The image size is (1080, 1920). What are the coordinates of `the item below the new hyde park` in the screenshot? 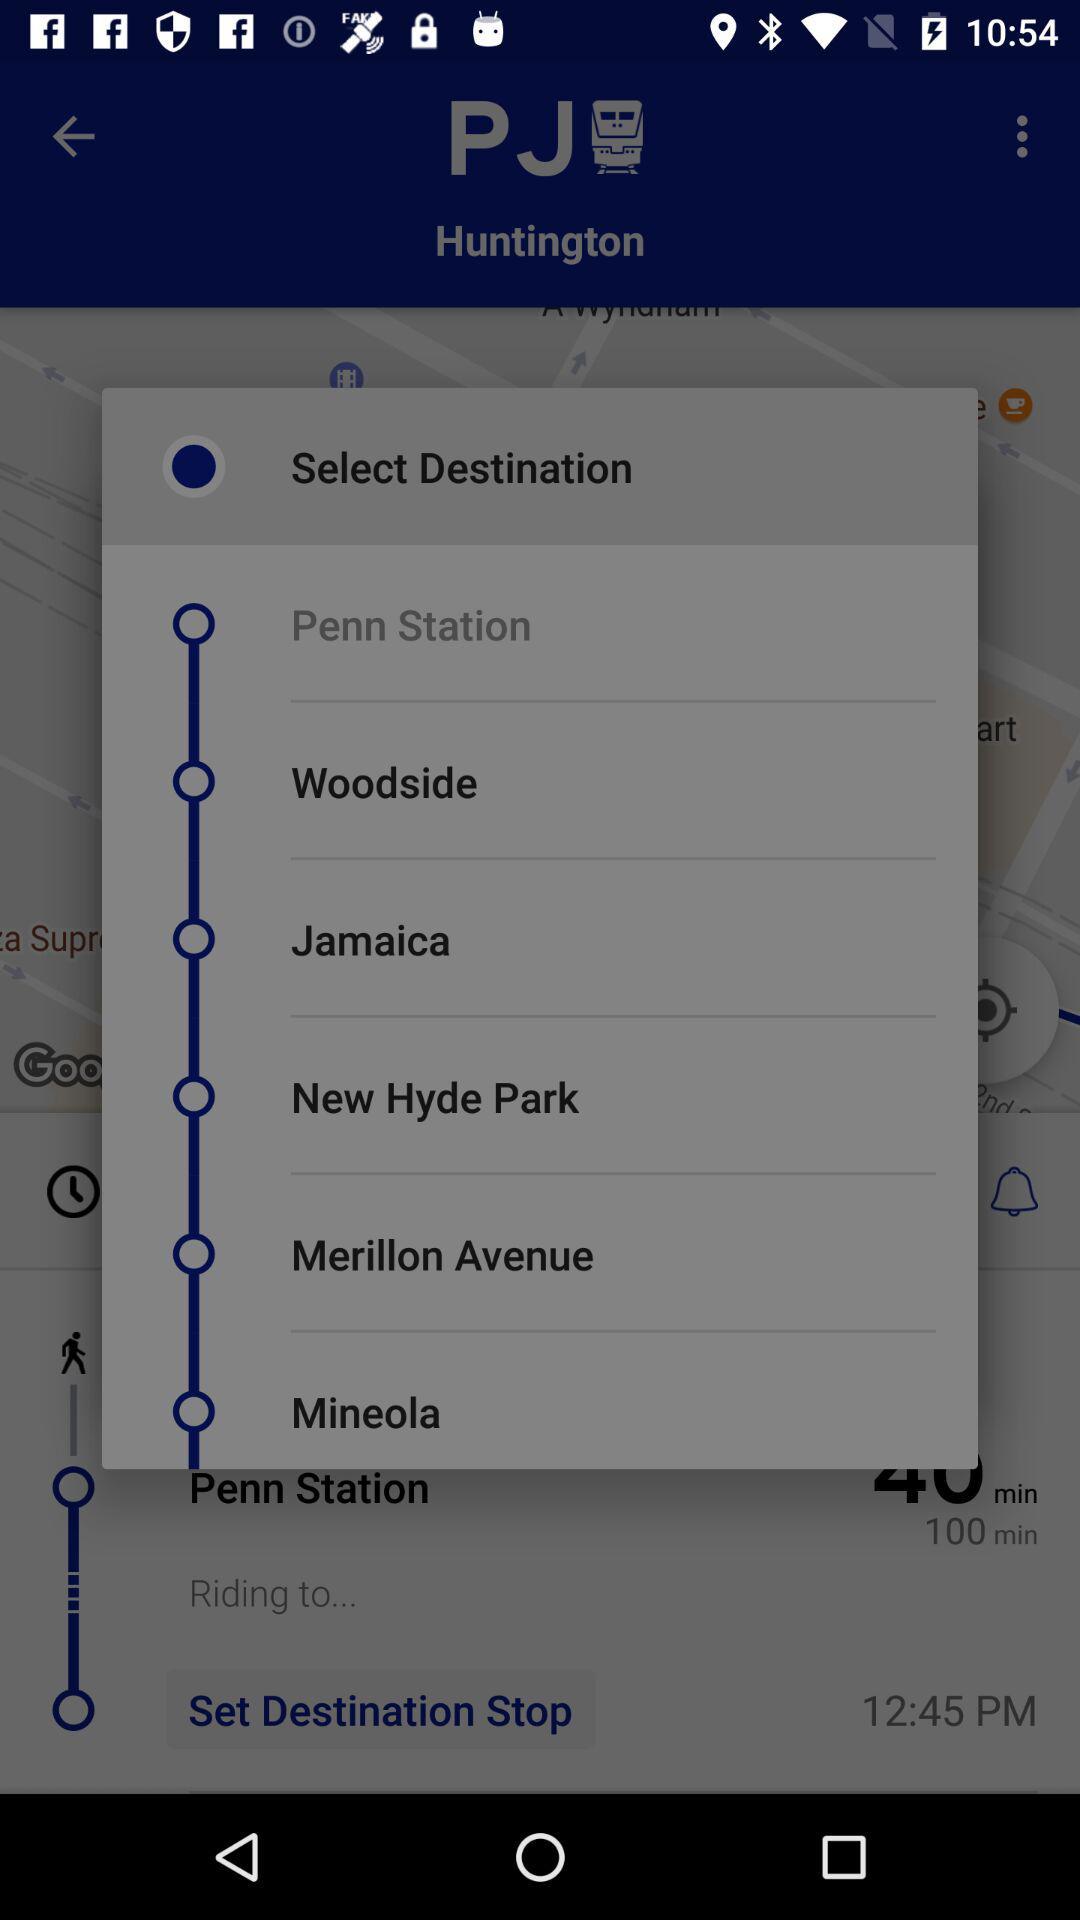 It's located at (612, 1173).